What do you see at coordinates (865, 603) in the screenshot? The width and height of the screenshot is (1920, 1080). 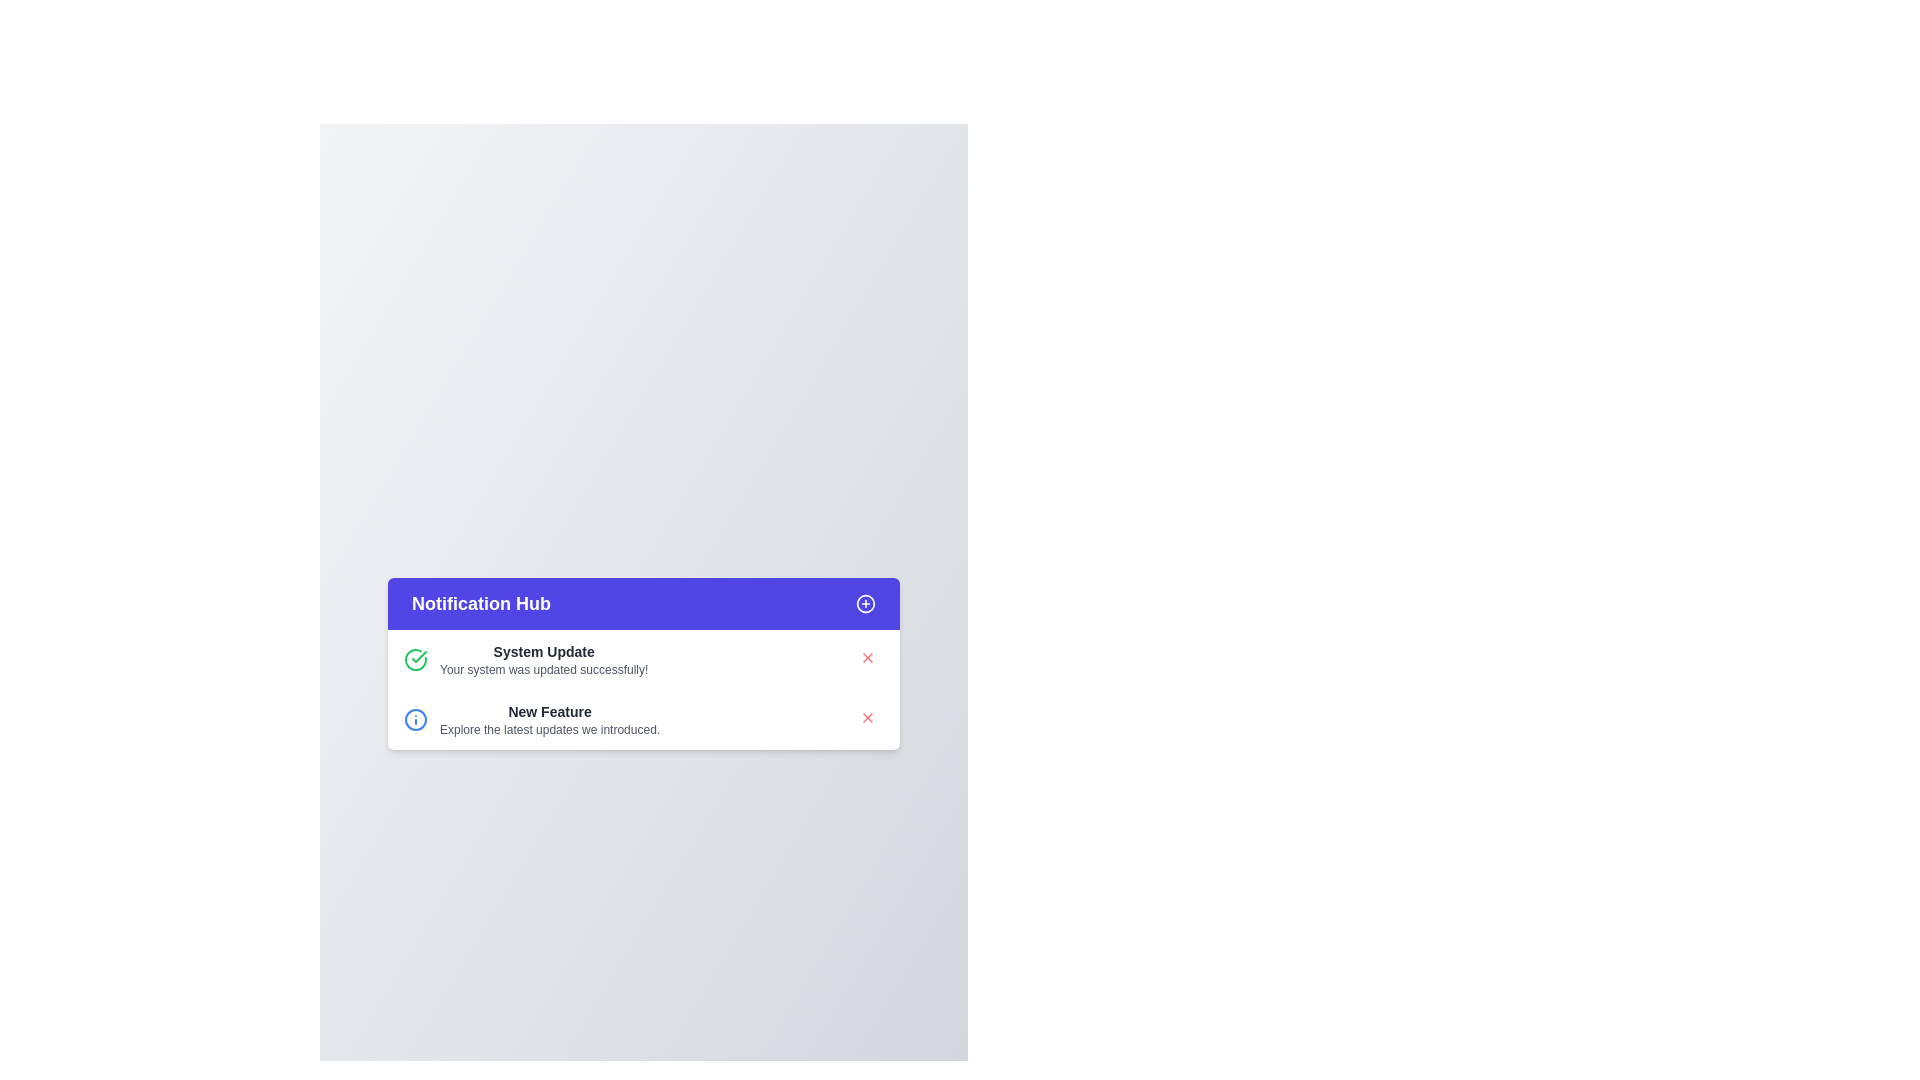 I see `the circular icon button with a plus sign in the top-right corner of the blue header bar labeled 'Notification Hub' to change its color to green` at bounding box center [865, 603].